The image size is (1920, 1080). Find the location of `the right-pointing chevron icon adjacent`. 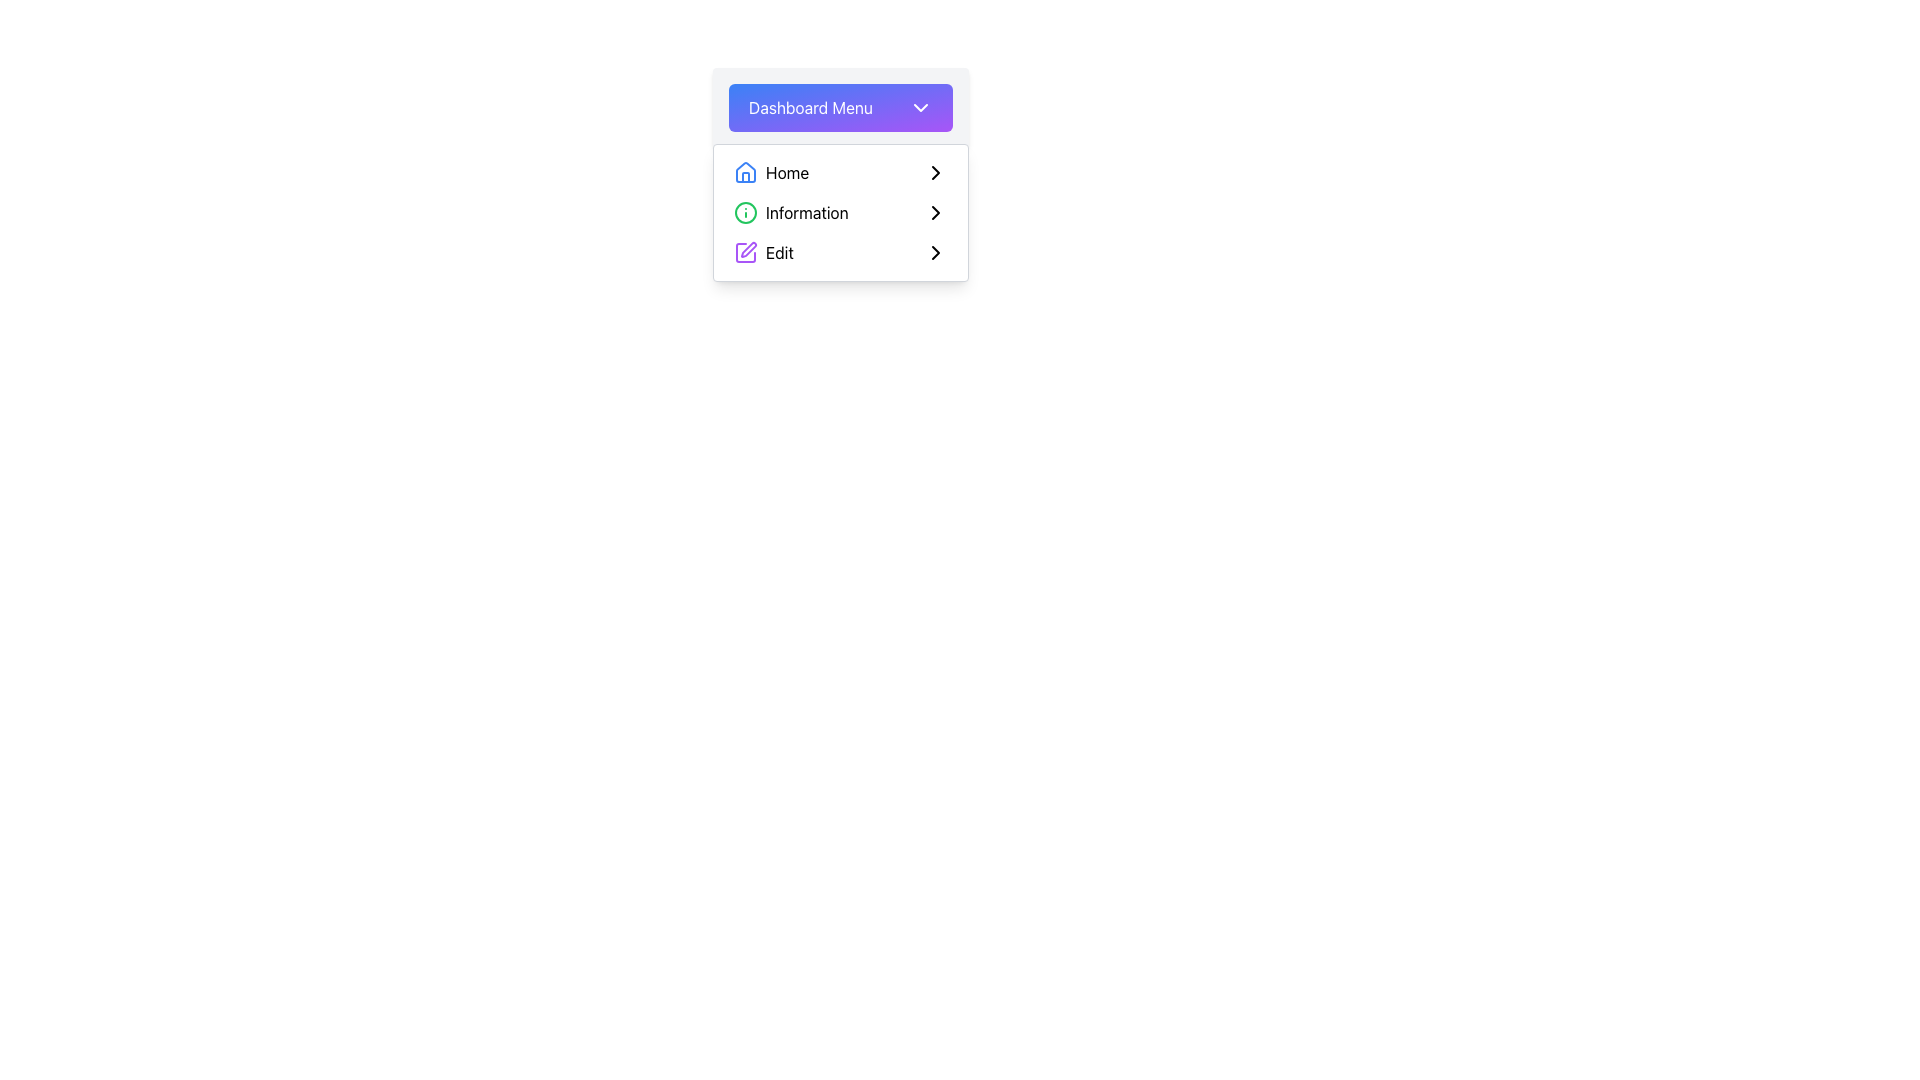

the right-pointing chevron icon adjacent is located at coordinates (935, 212).